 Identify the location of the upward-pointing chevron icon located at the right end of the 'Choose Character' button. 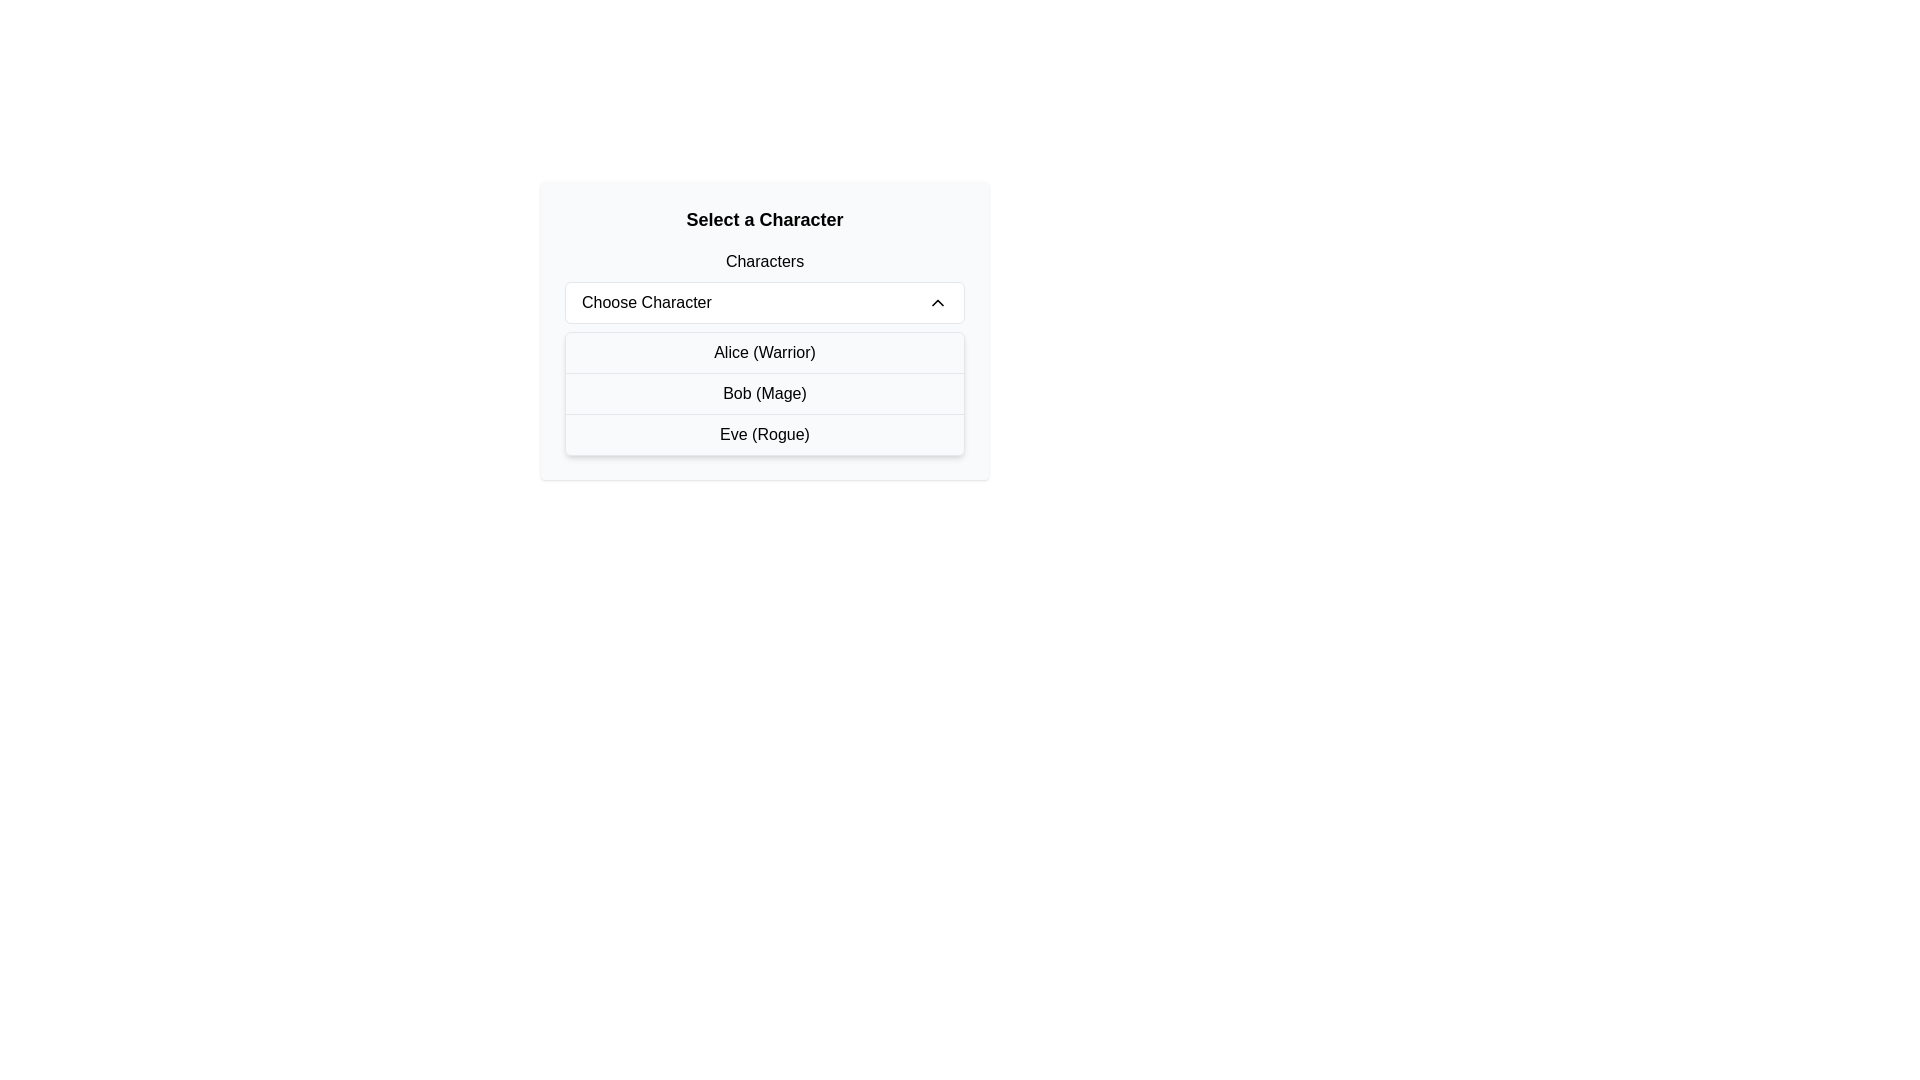
(936, 303).